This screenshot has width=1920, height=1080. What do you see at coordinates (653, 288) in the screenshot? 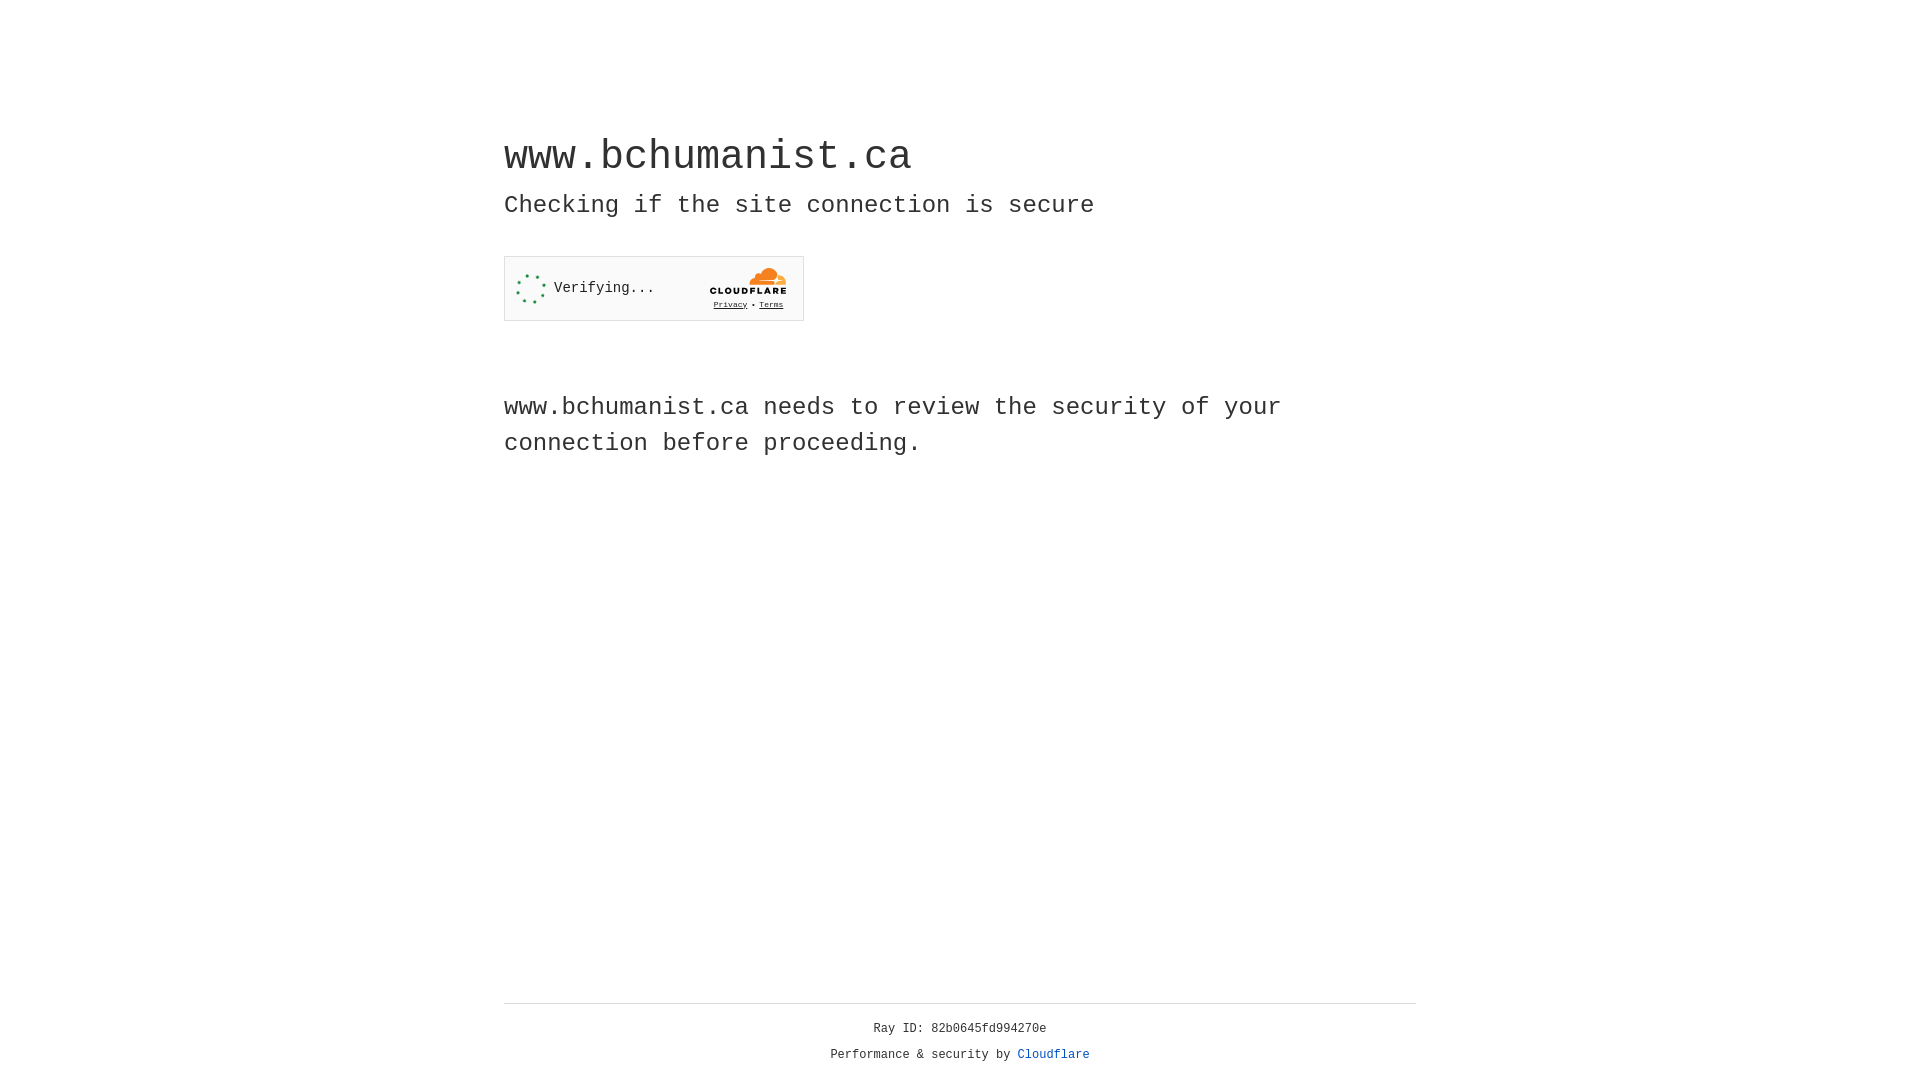
I see `'Widget containing a Cloudflare security challenge'` at bounding box center [653, 288].